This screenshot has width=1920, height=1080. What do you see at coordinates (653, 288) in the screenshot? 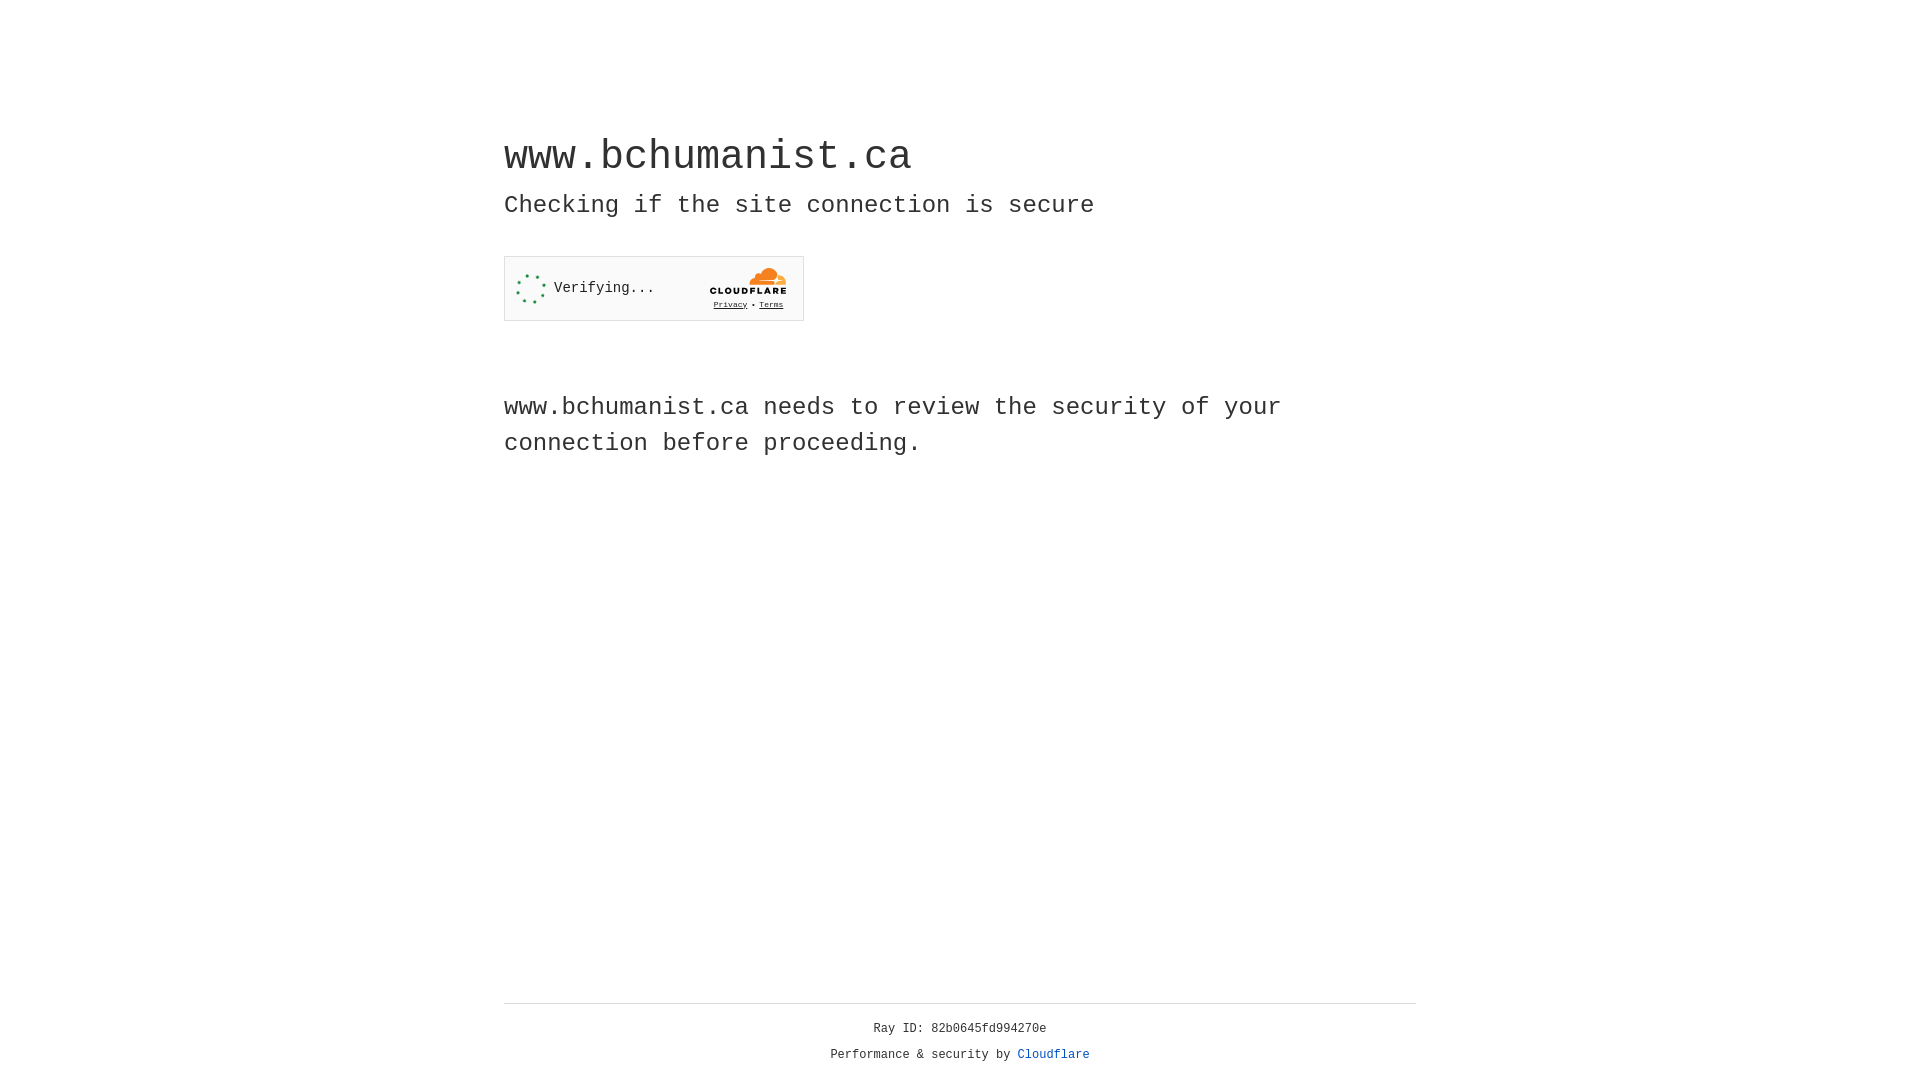
I see `'Widget containing a Cloudflare security challenge'` at bounding box center [653, 288].